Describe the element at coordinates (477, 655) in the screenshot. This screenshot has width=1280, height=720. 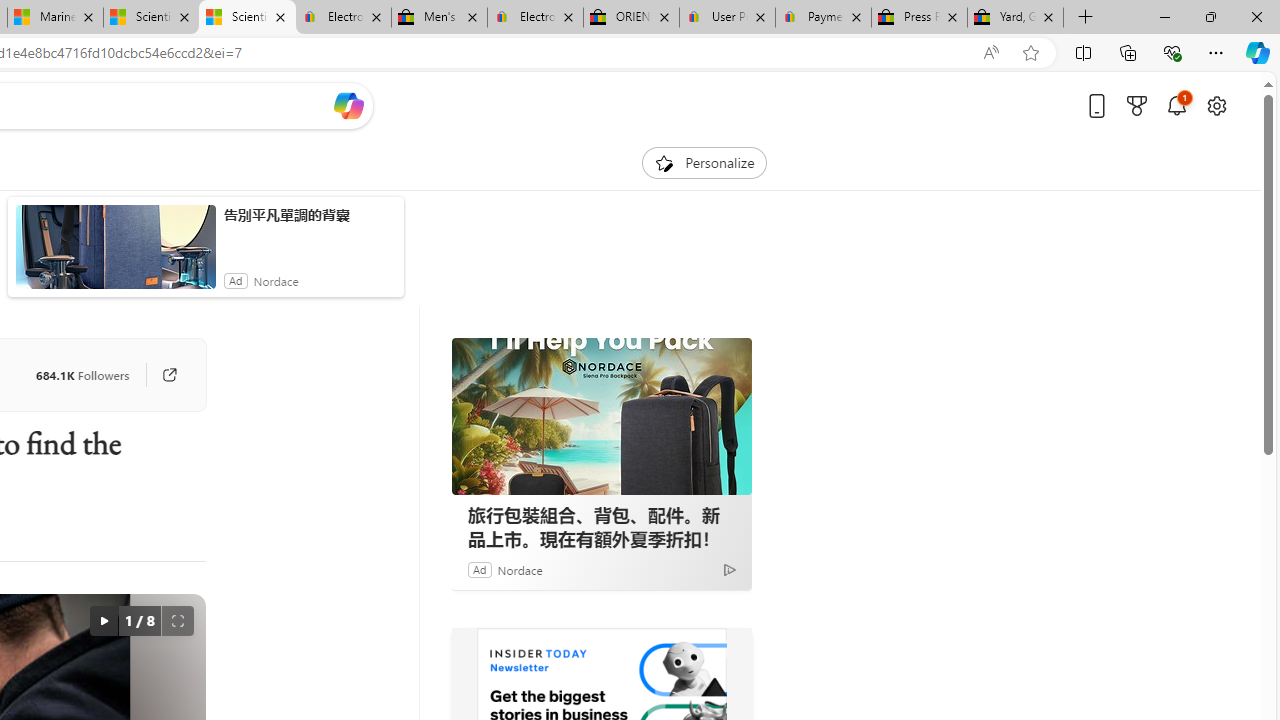
I see `'Business Insider'` at that location.